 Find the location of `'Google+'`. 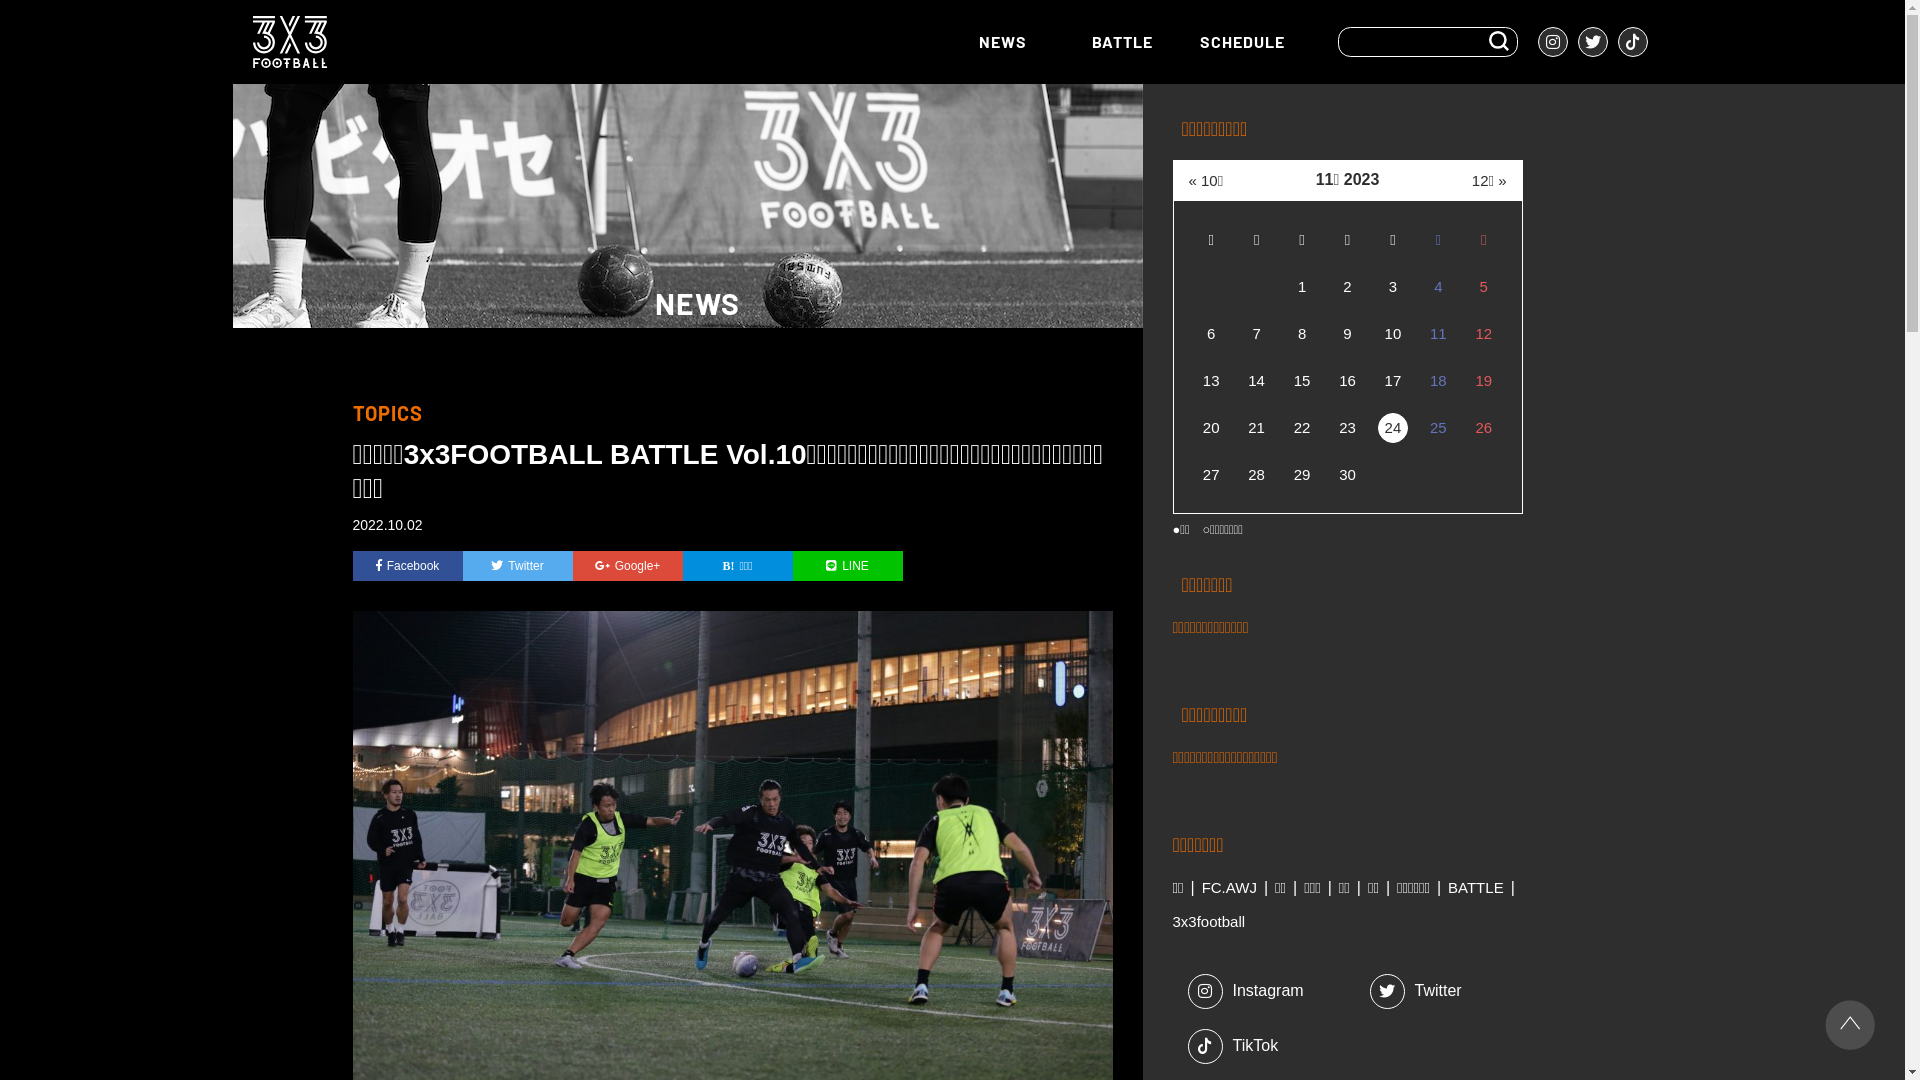

'Google+' is located at coordinates (626, 566).